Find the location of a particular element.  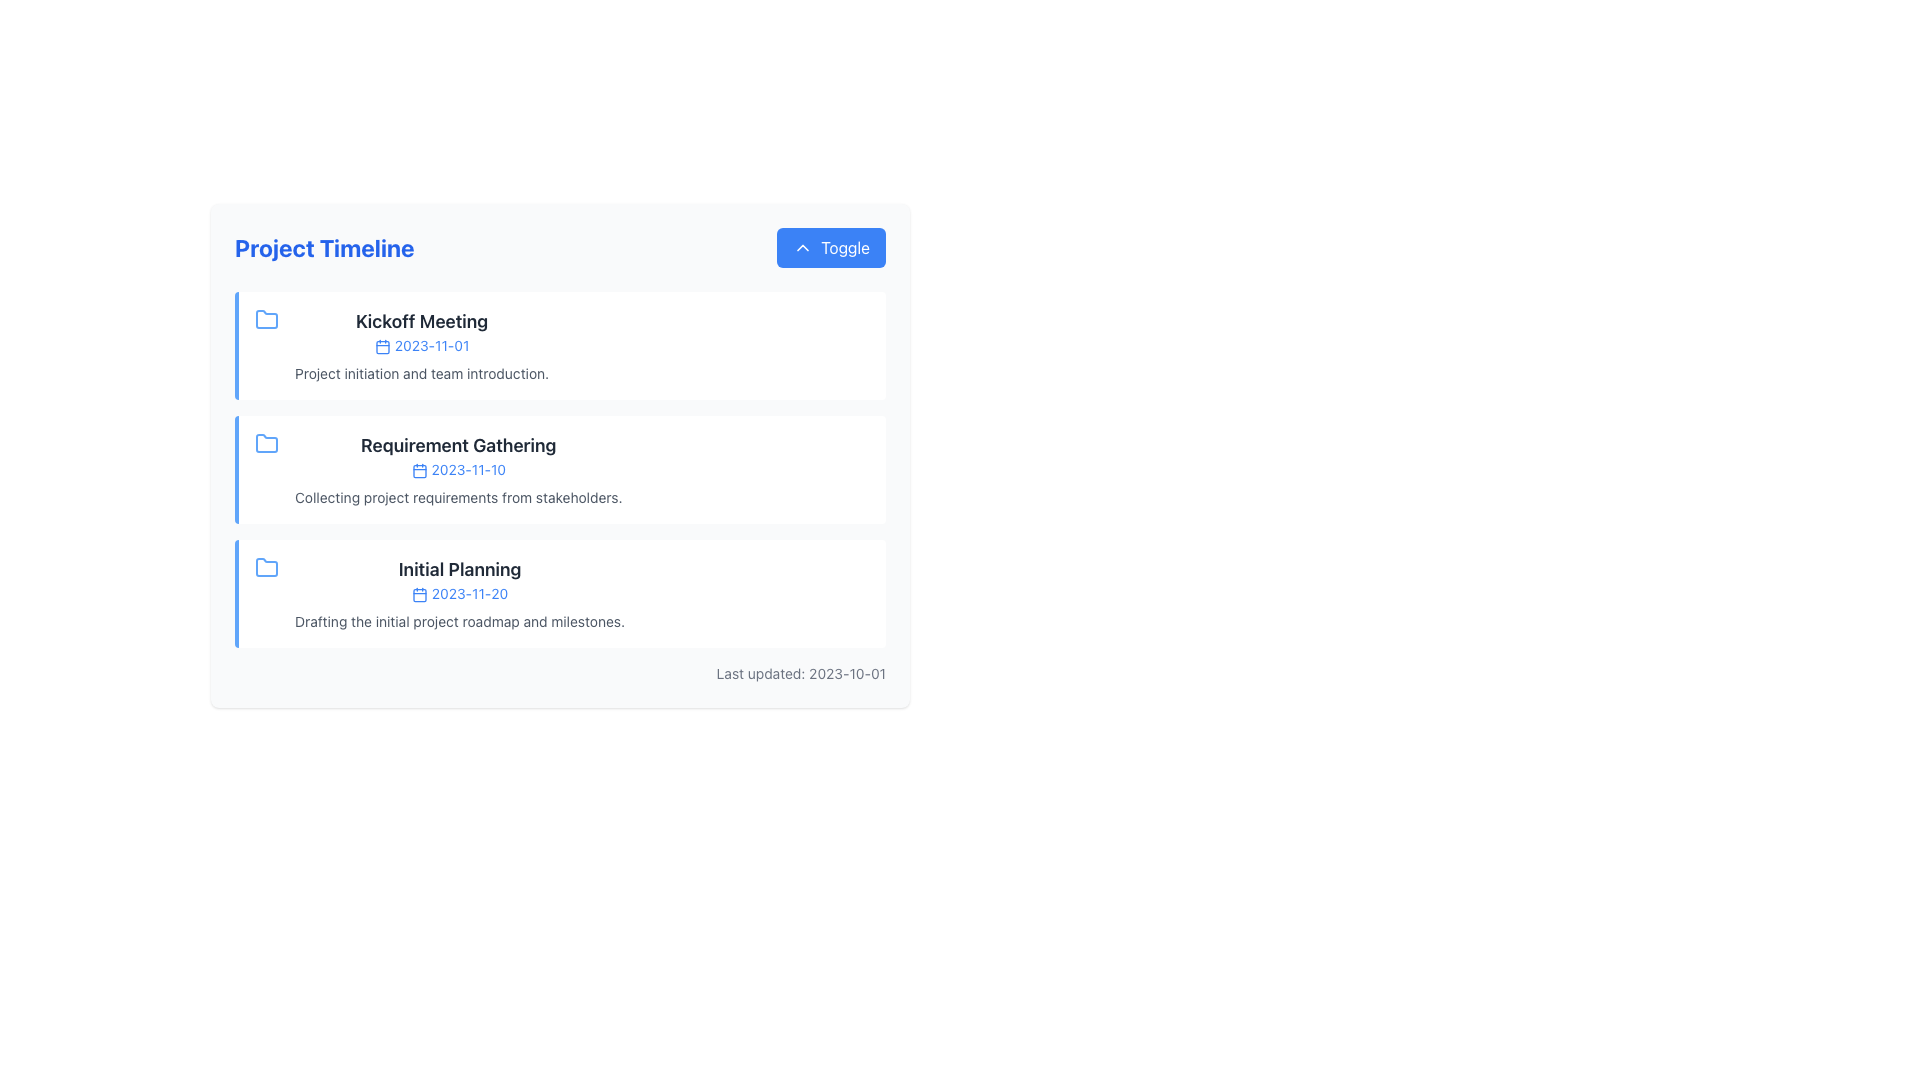

the static text that provides additional details for the 'Kickoff Meeting' entry in the timeline list, located below the date '2023-11-01' is located at coordinates (421, 374).